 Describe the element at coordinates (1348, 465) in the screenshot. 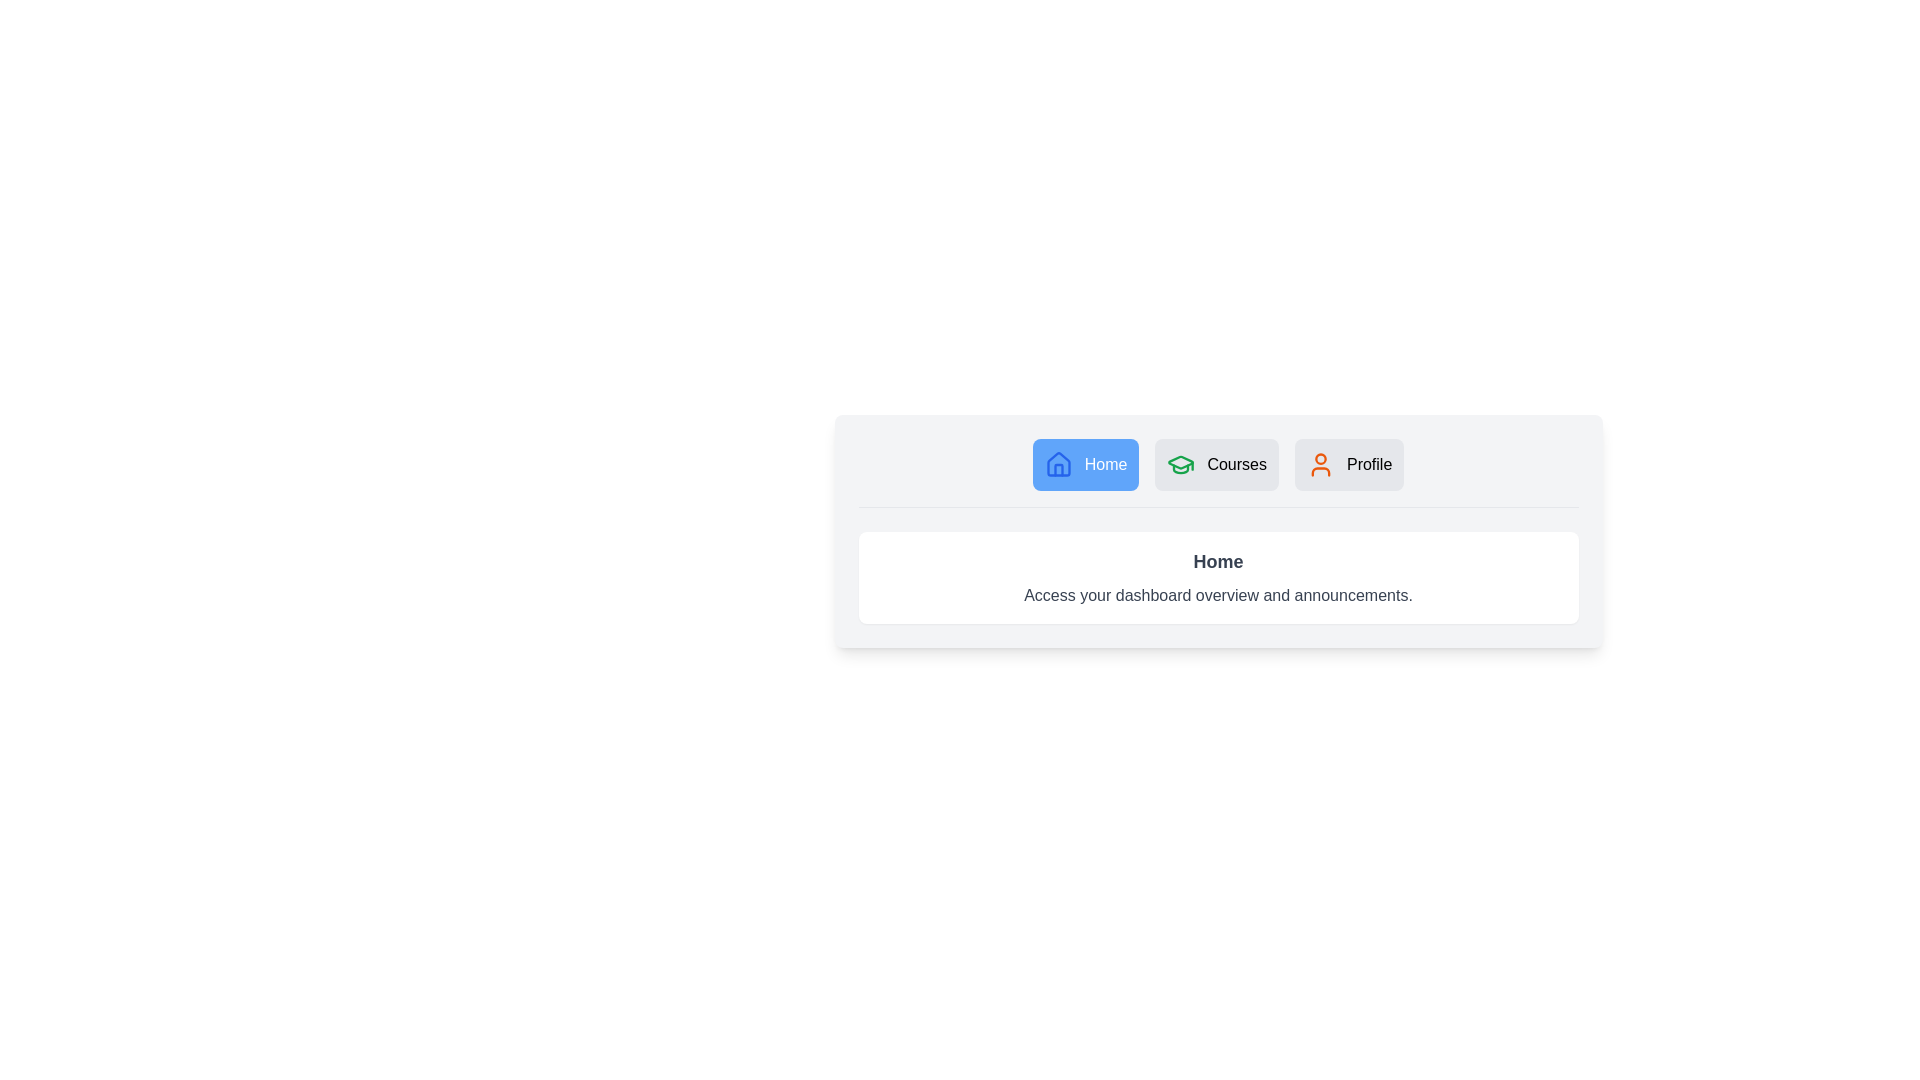

I see `the Profile tab to observe its hover effect` at that location.